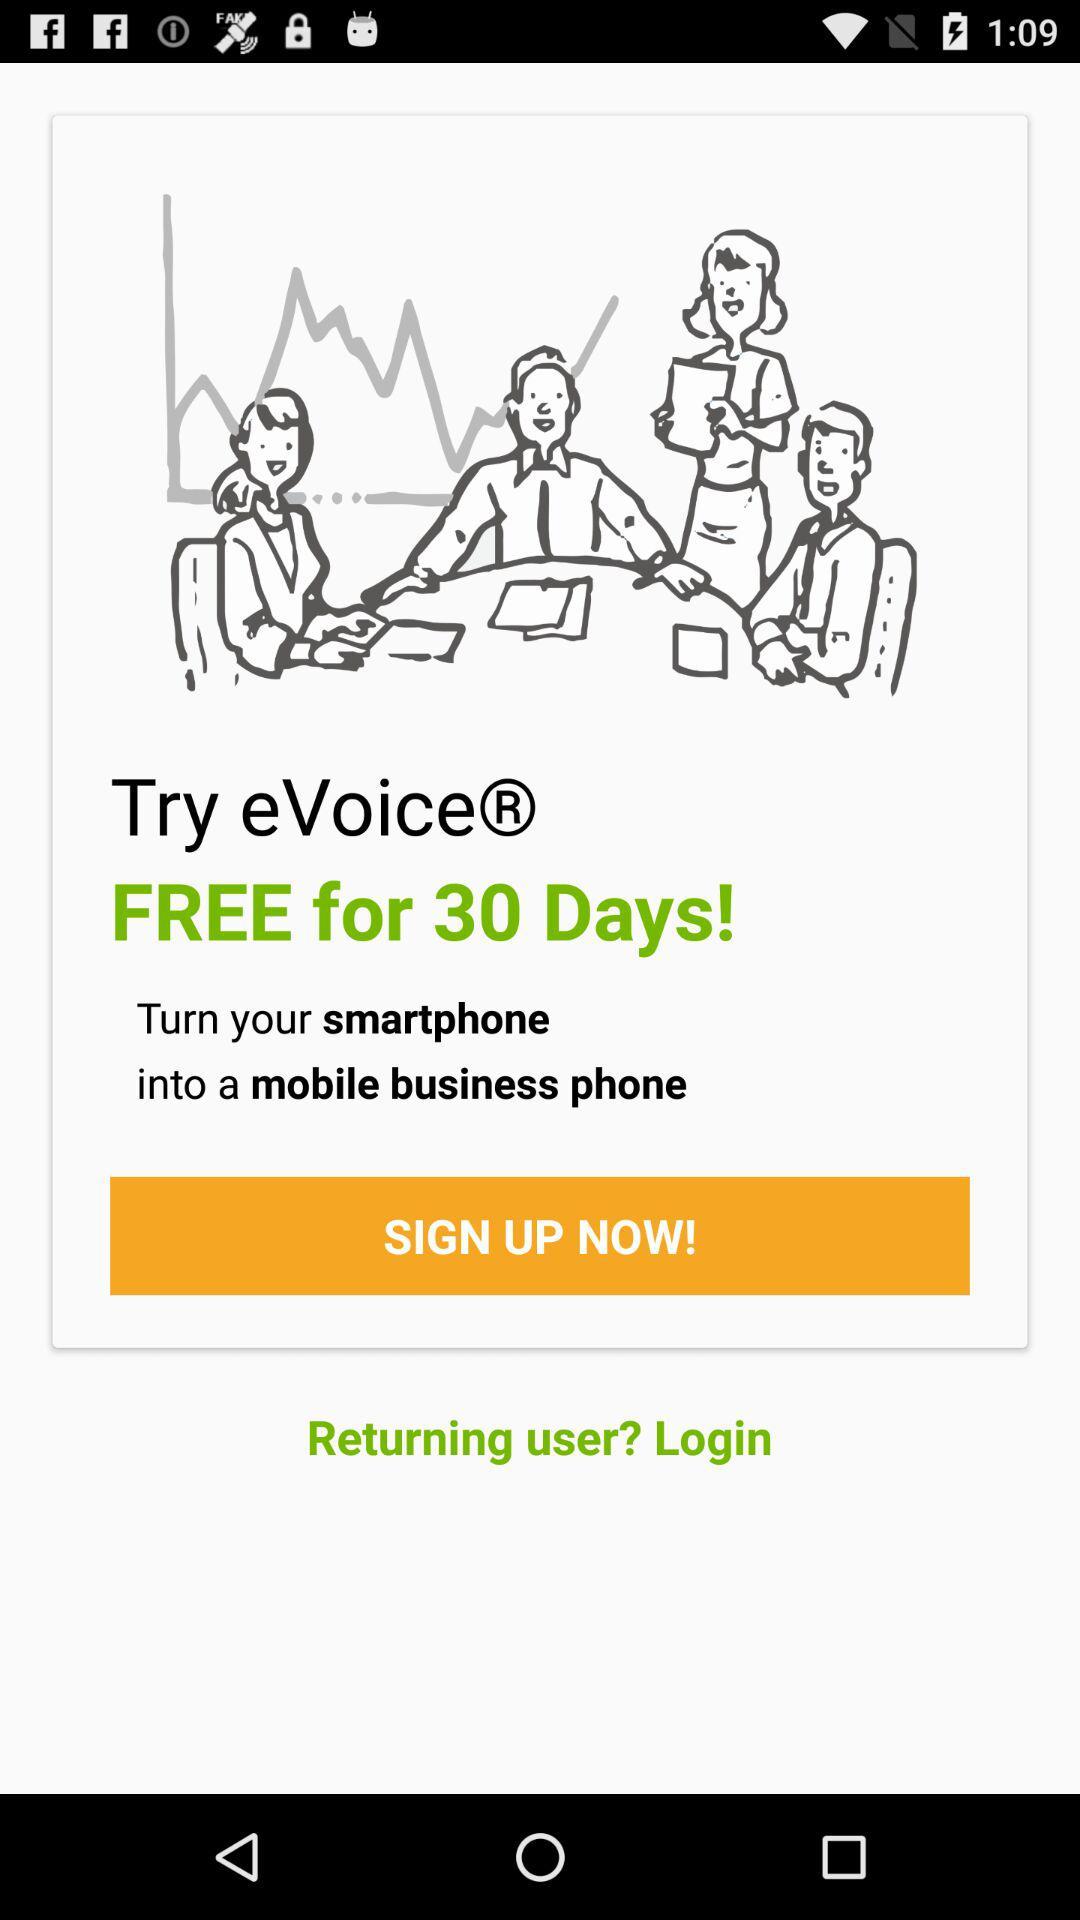  I want to click on app below the into a  icon, so click(540, 1234).